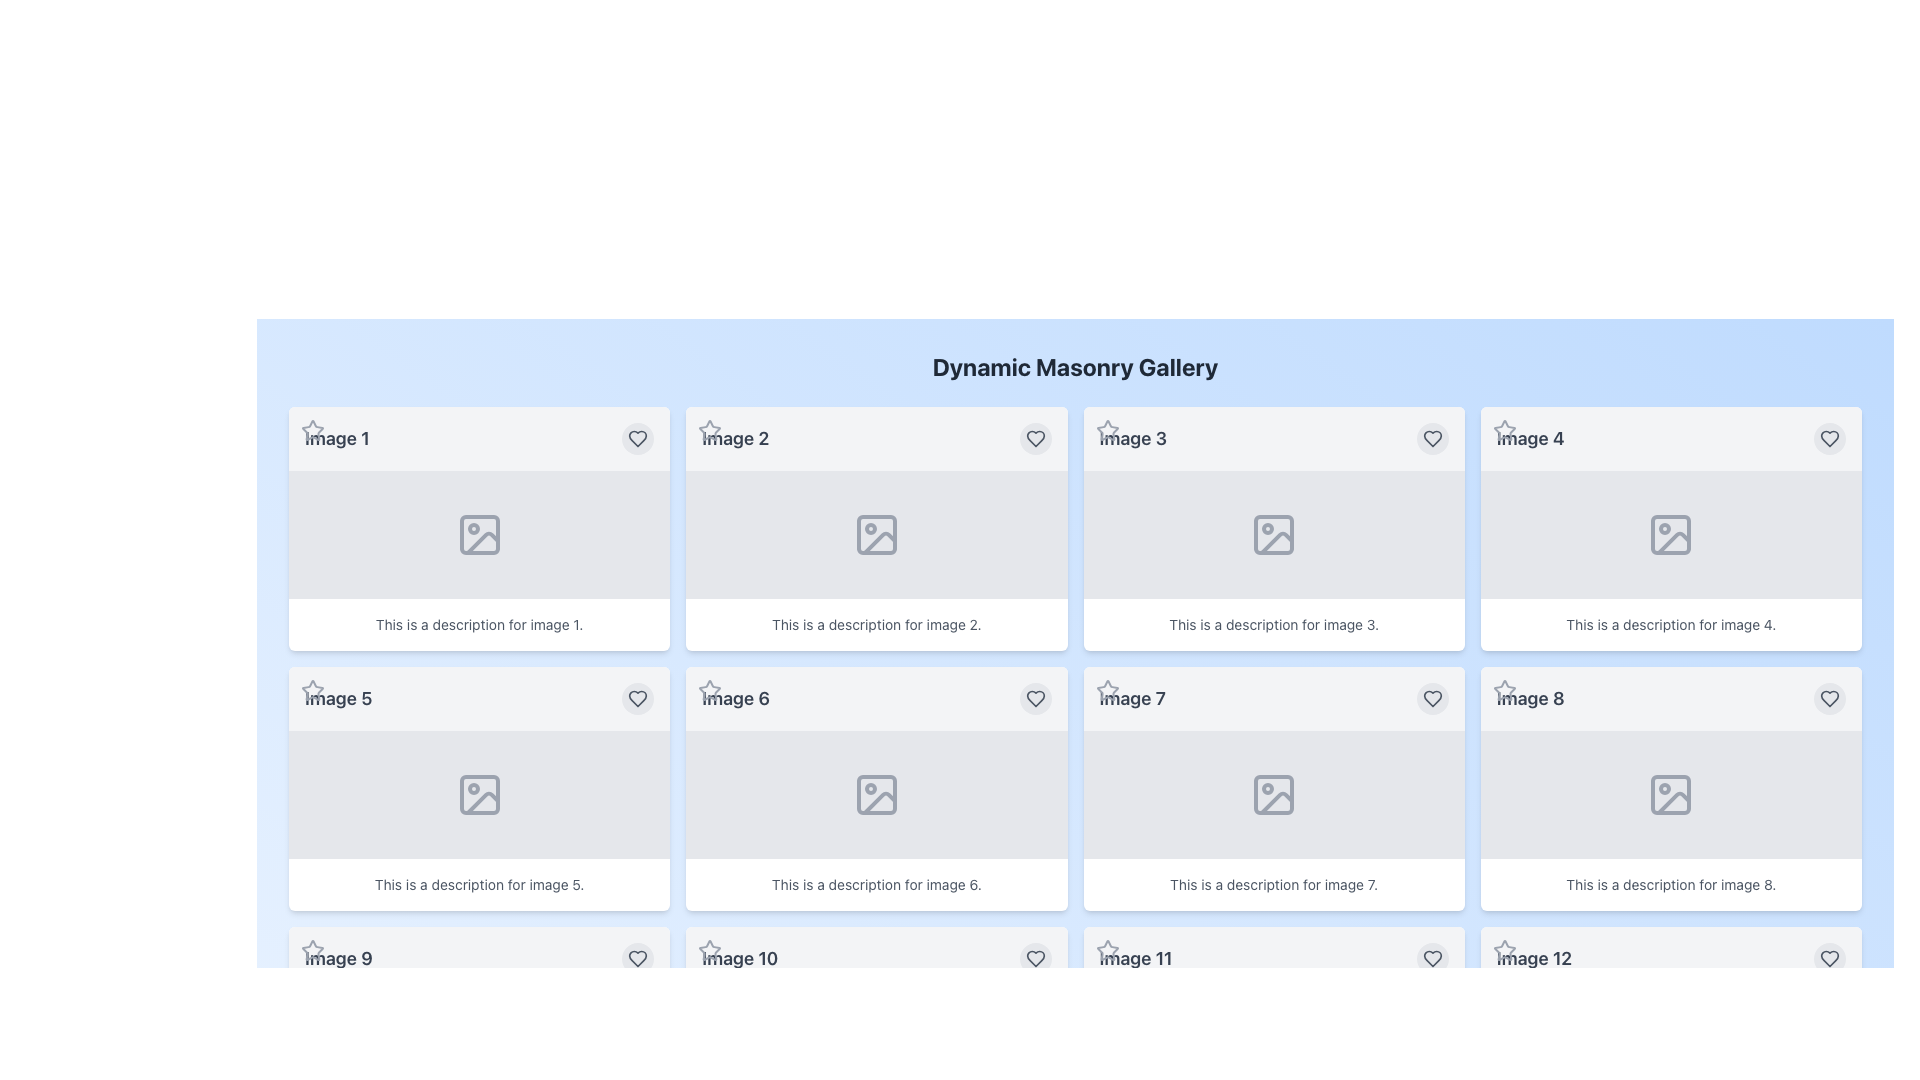  What do you see at coordinates (337, 438) in the screenshot?
I see `text displayed in the label at the top-left corner of the first card in the grid layout, which identifies its content or category` at bounding box center [337, 438].